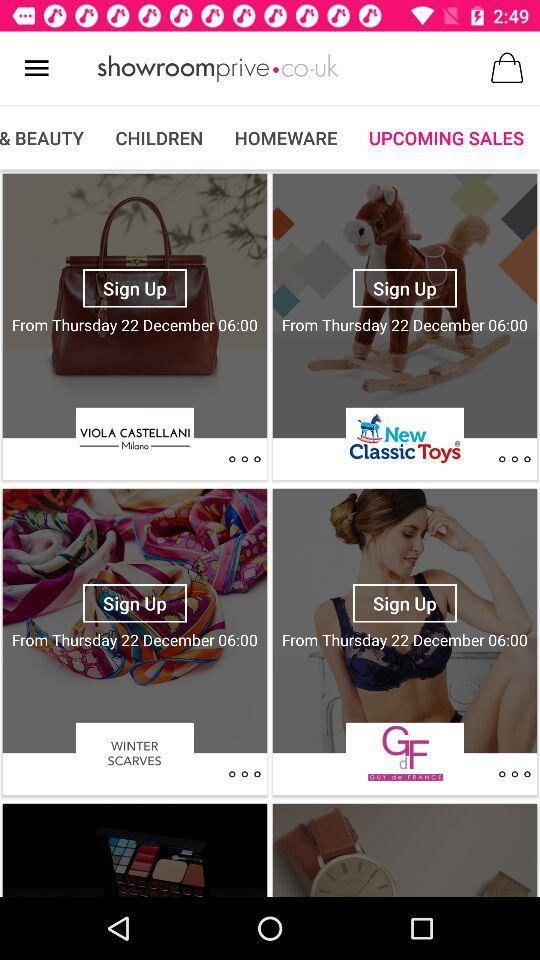 This screenshot has width=540, height=960. I want to click on more options, so click(514, 773).